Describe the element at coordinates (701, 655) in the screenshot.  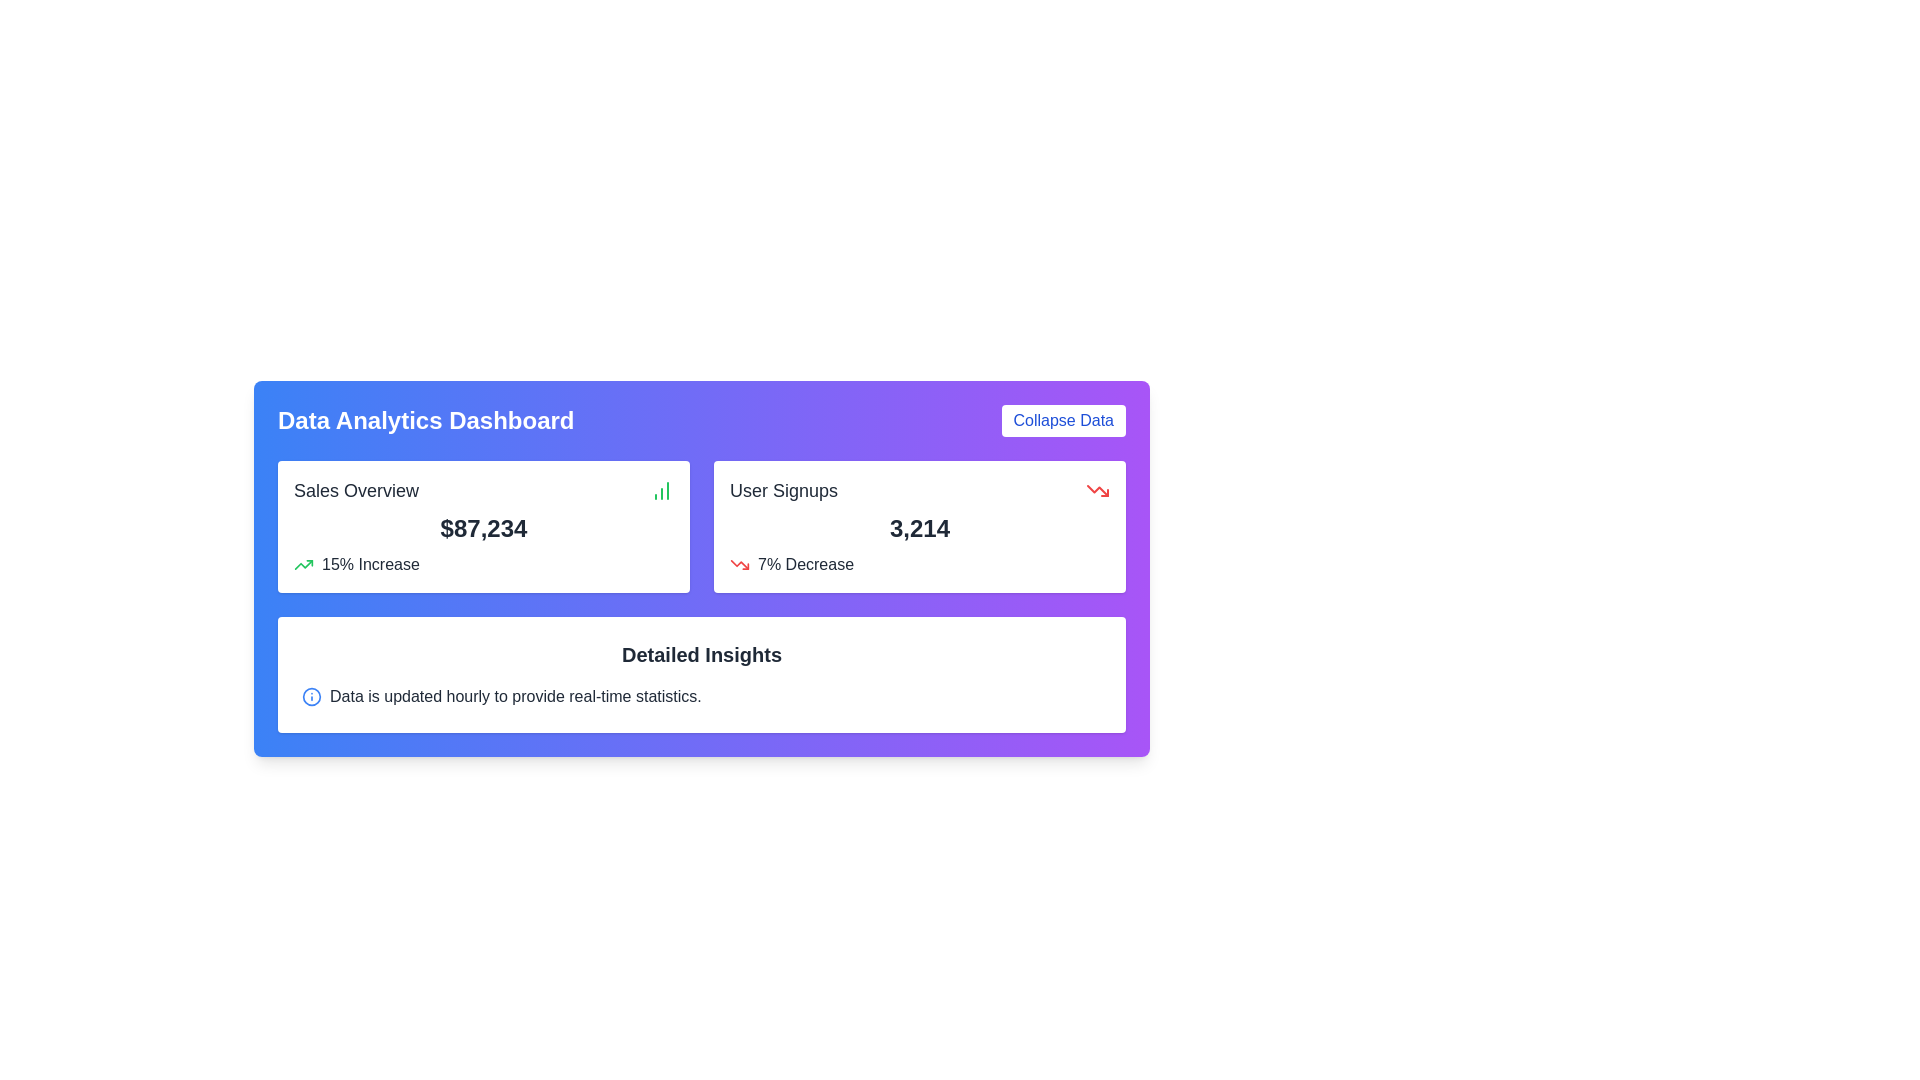
I see `the bolded title text 'Detailed Insights' to focus on it` at that location.